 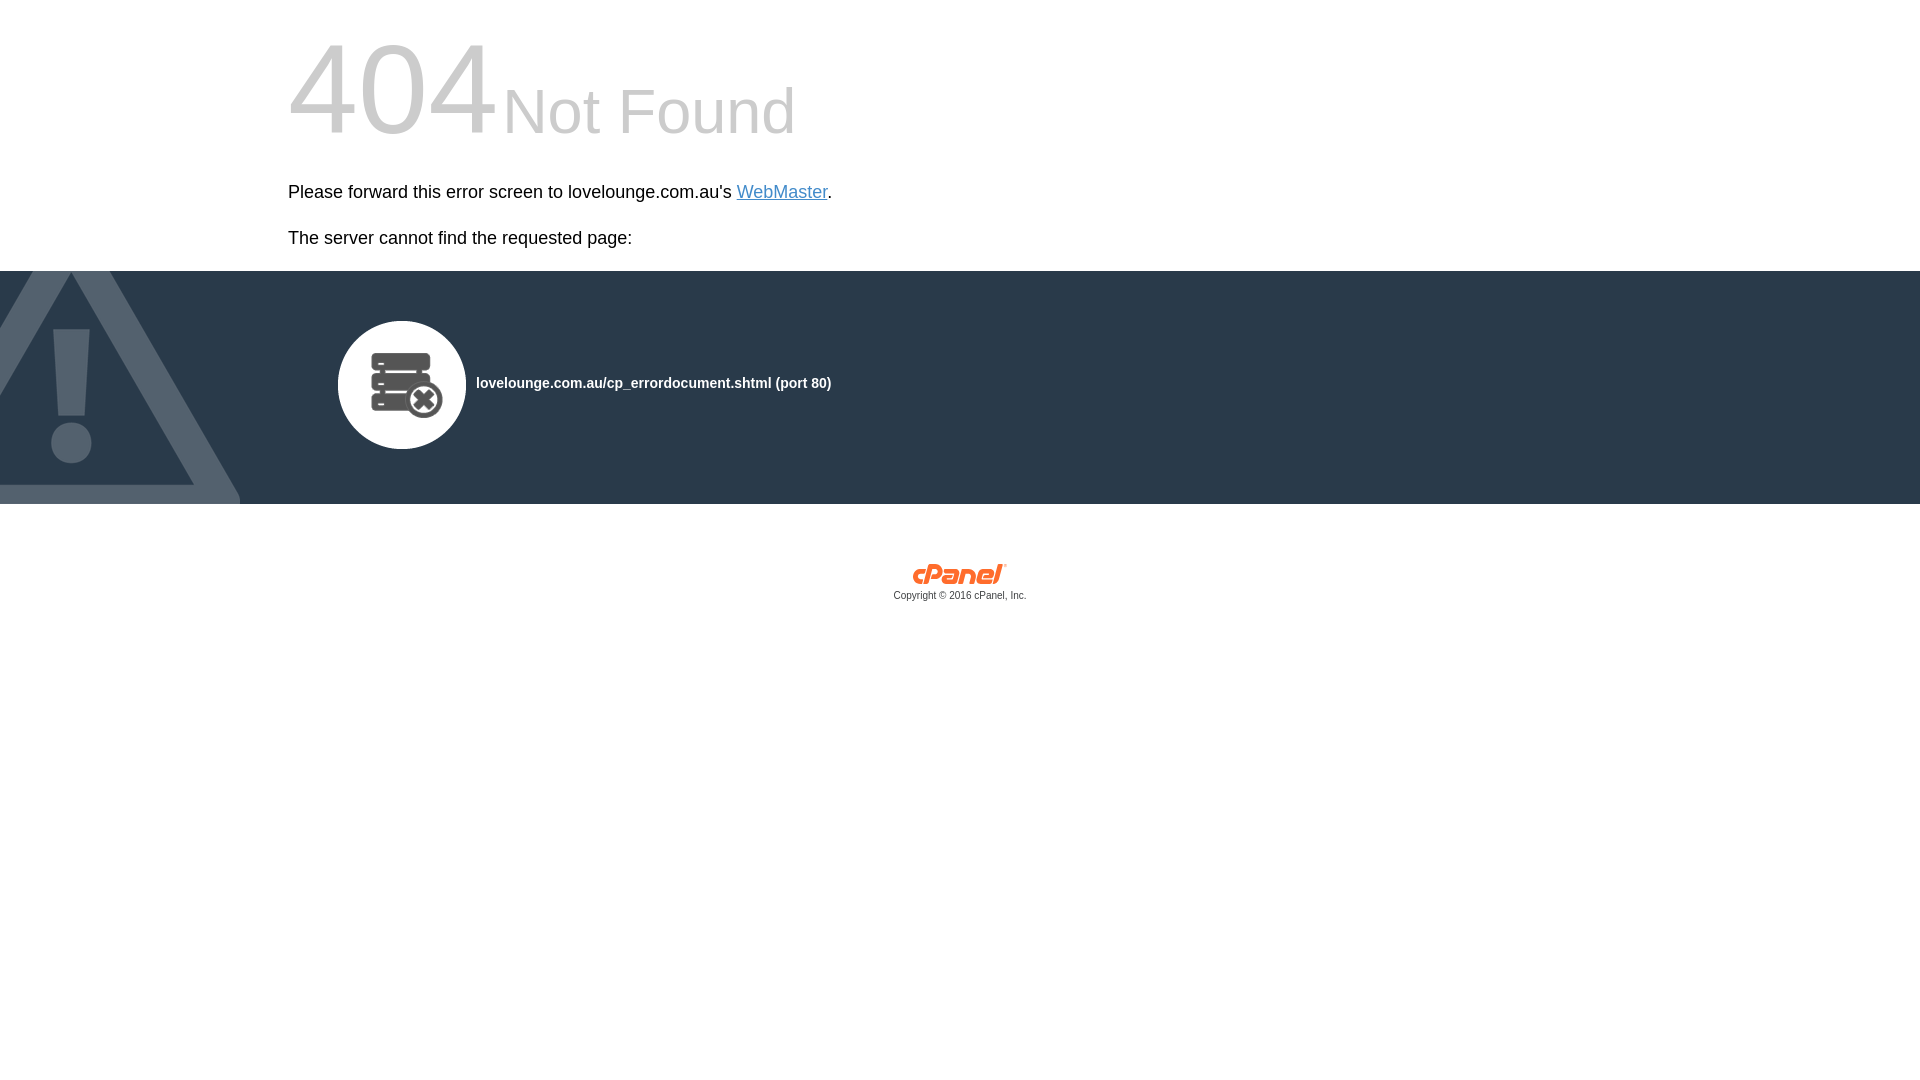 What do you see at coordinates (781, 192) in the screenshot?
I see `'WebMaster'` at bounding box center [781, 192].